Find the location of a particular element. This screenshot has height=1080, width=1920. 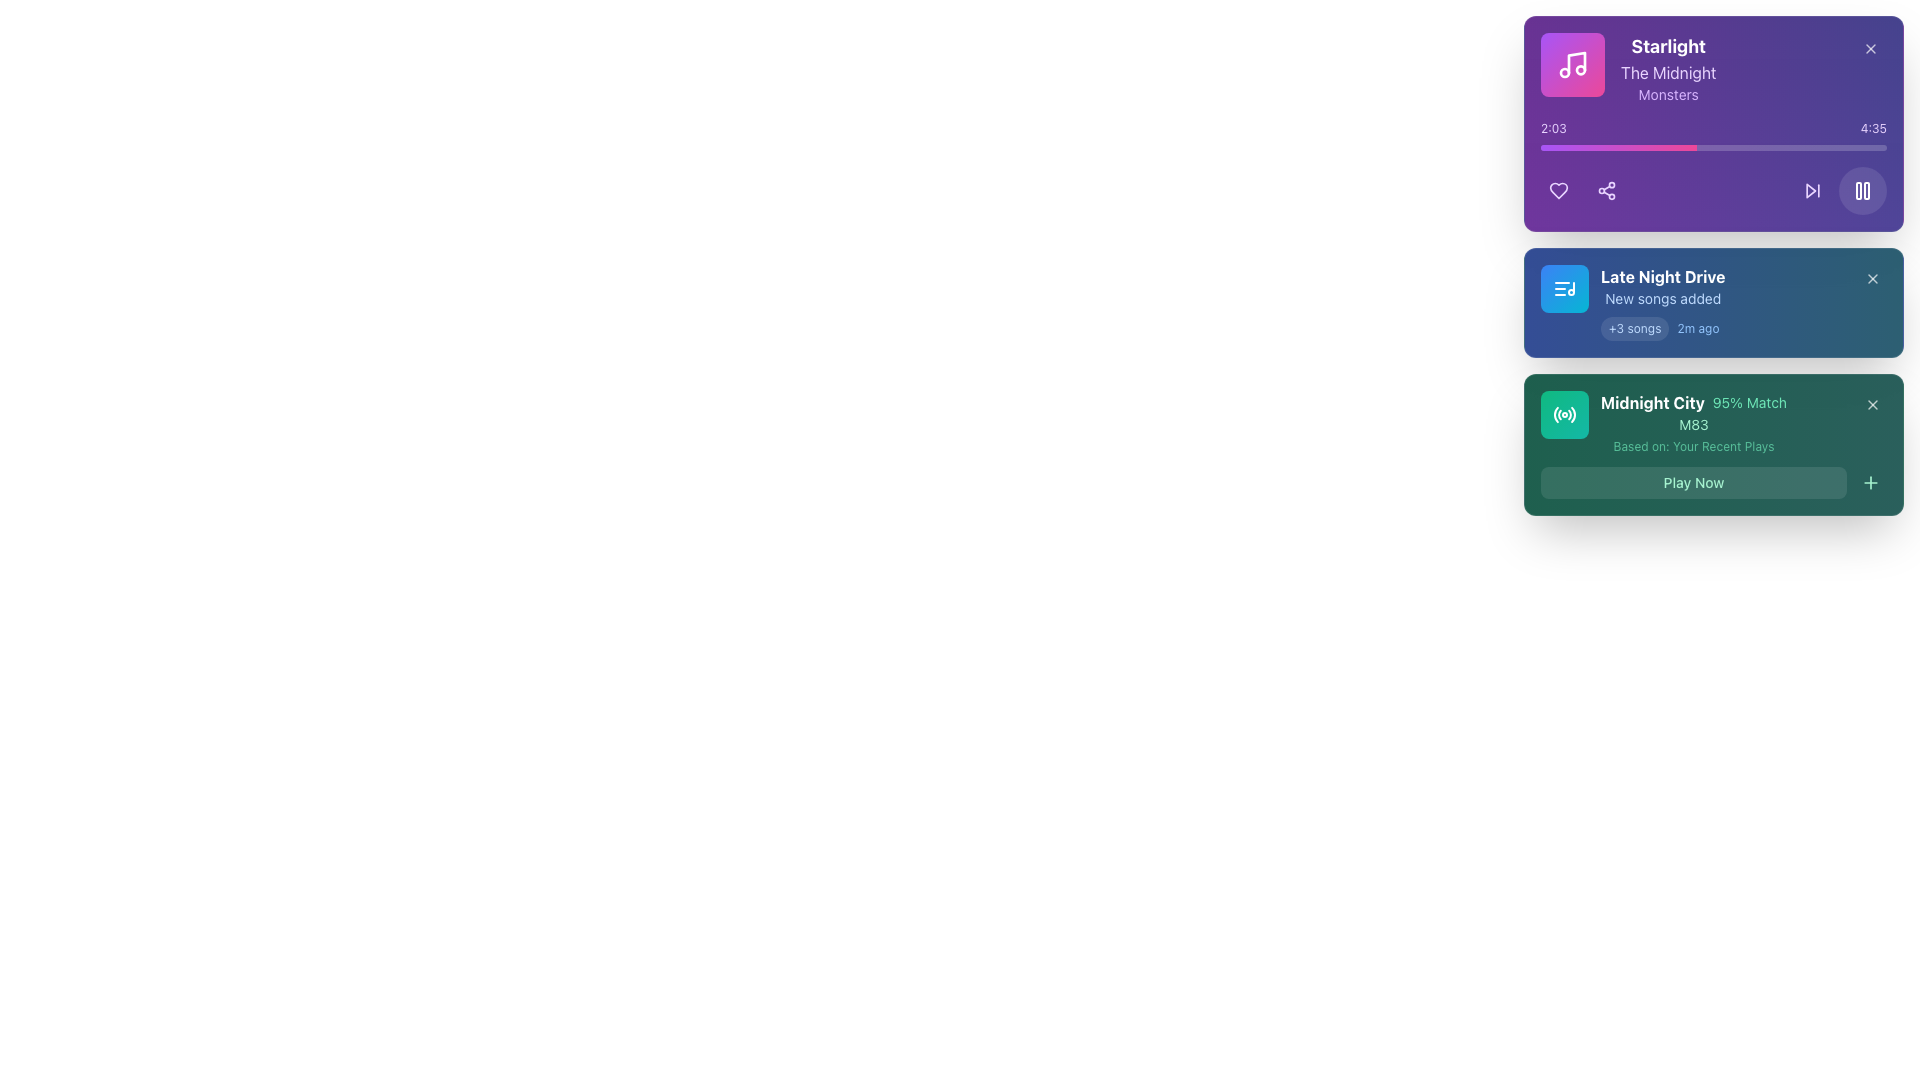

information displayed in the 'Starlight,' 'The Midnight,' and 'Monsters' text lines within the purple-themed widget located at the upper right section of the interface is located at coordinates (1668, 68).